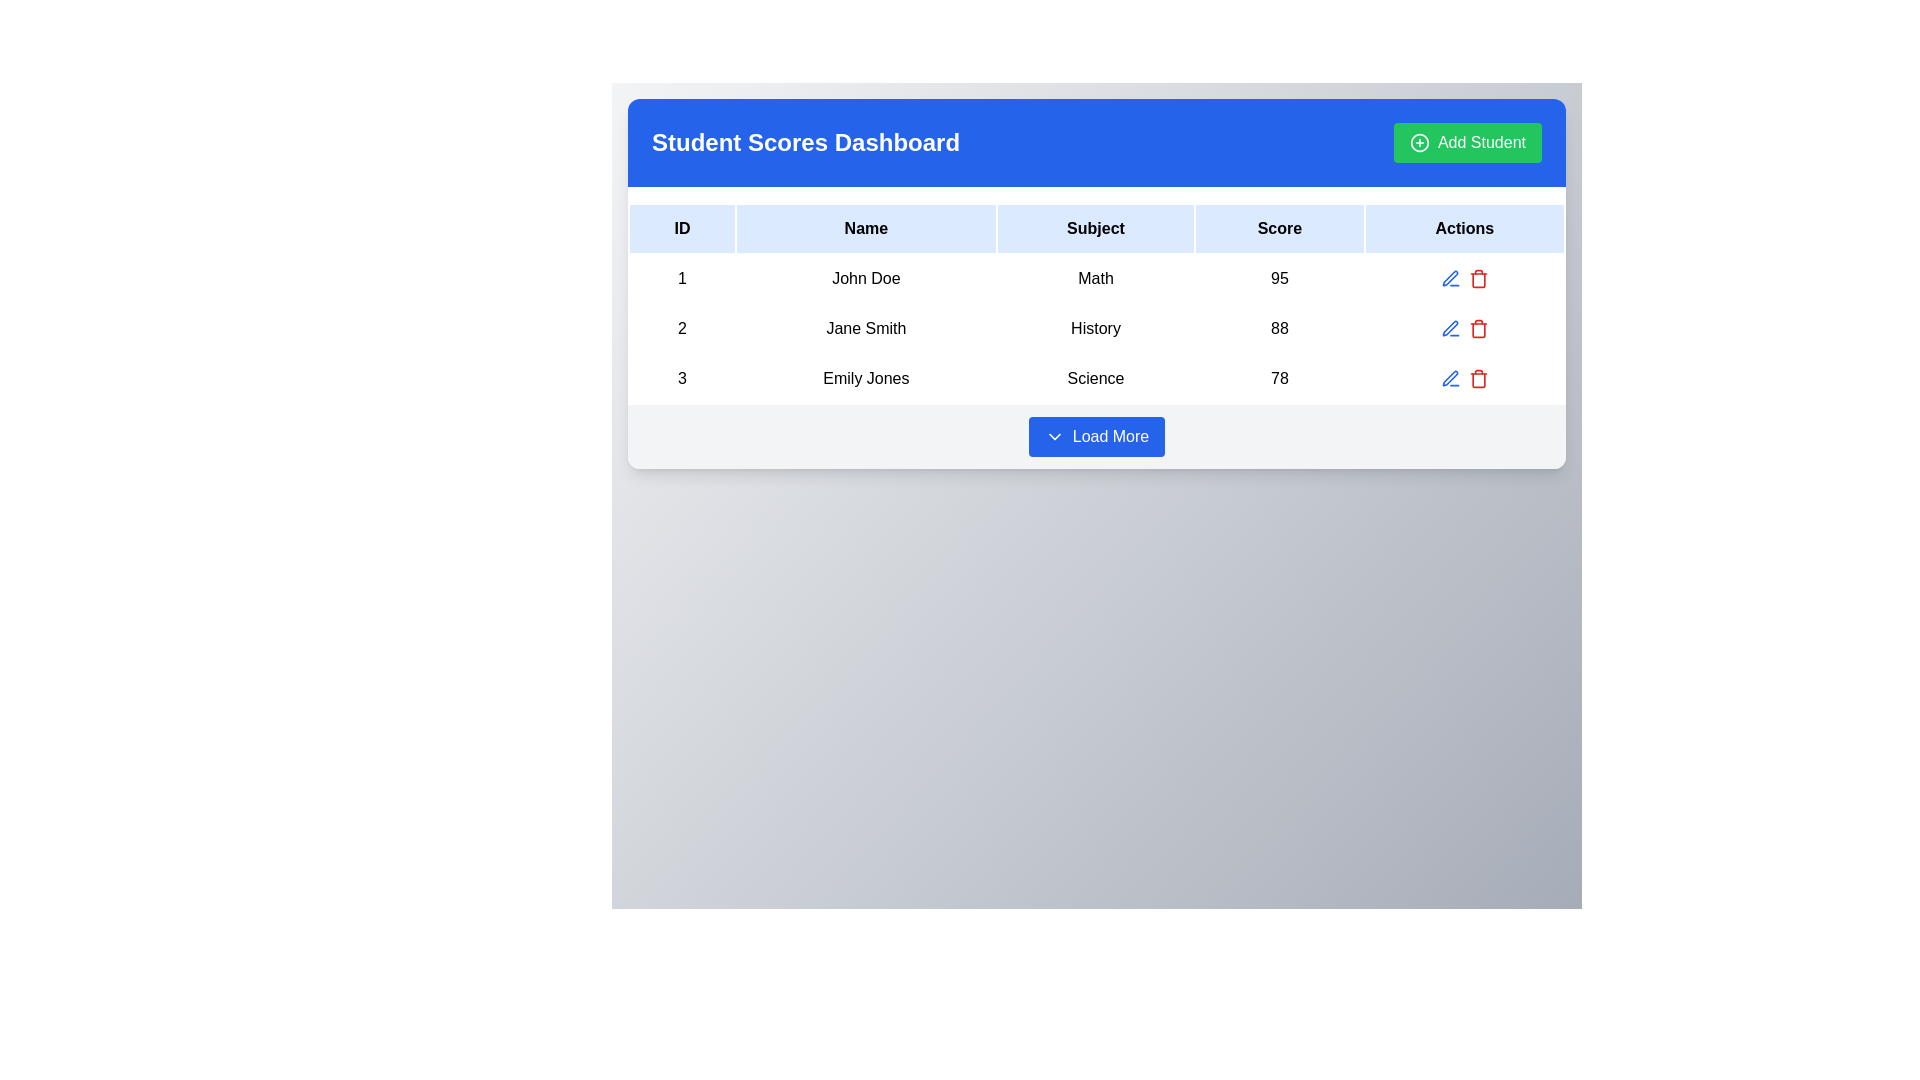 The height and width of the screenshot is (1080, 1920). What do you see at coordinates (1278, 278) in the screenshot?
I see `the text-based table cell displaying the score '95', which is aligned under the 'Score' column in the first row of the table, next to 'Math'` at bounding box center [1278, 278].